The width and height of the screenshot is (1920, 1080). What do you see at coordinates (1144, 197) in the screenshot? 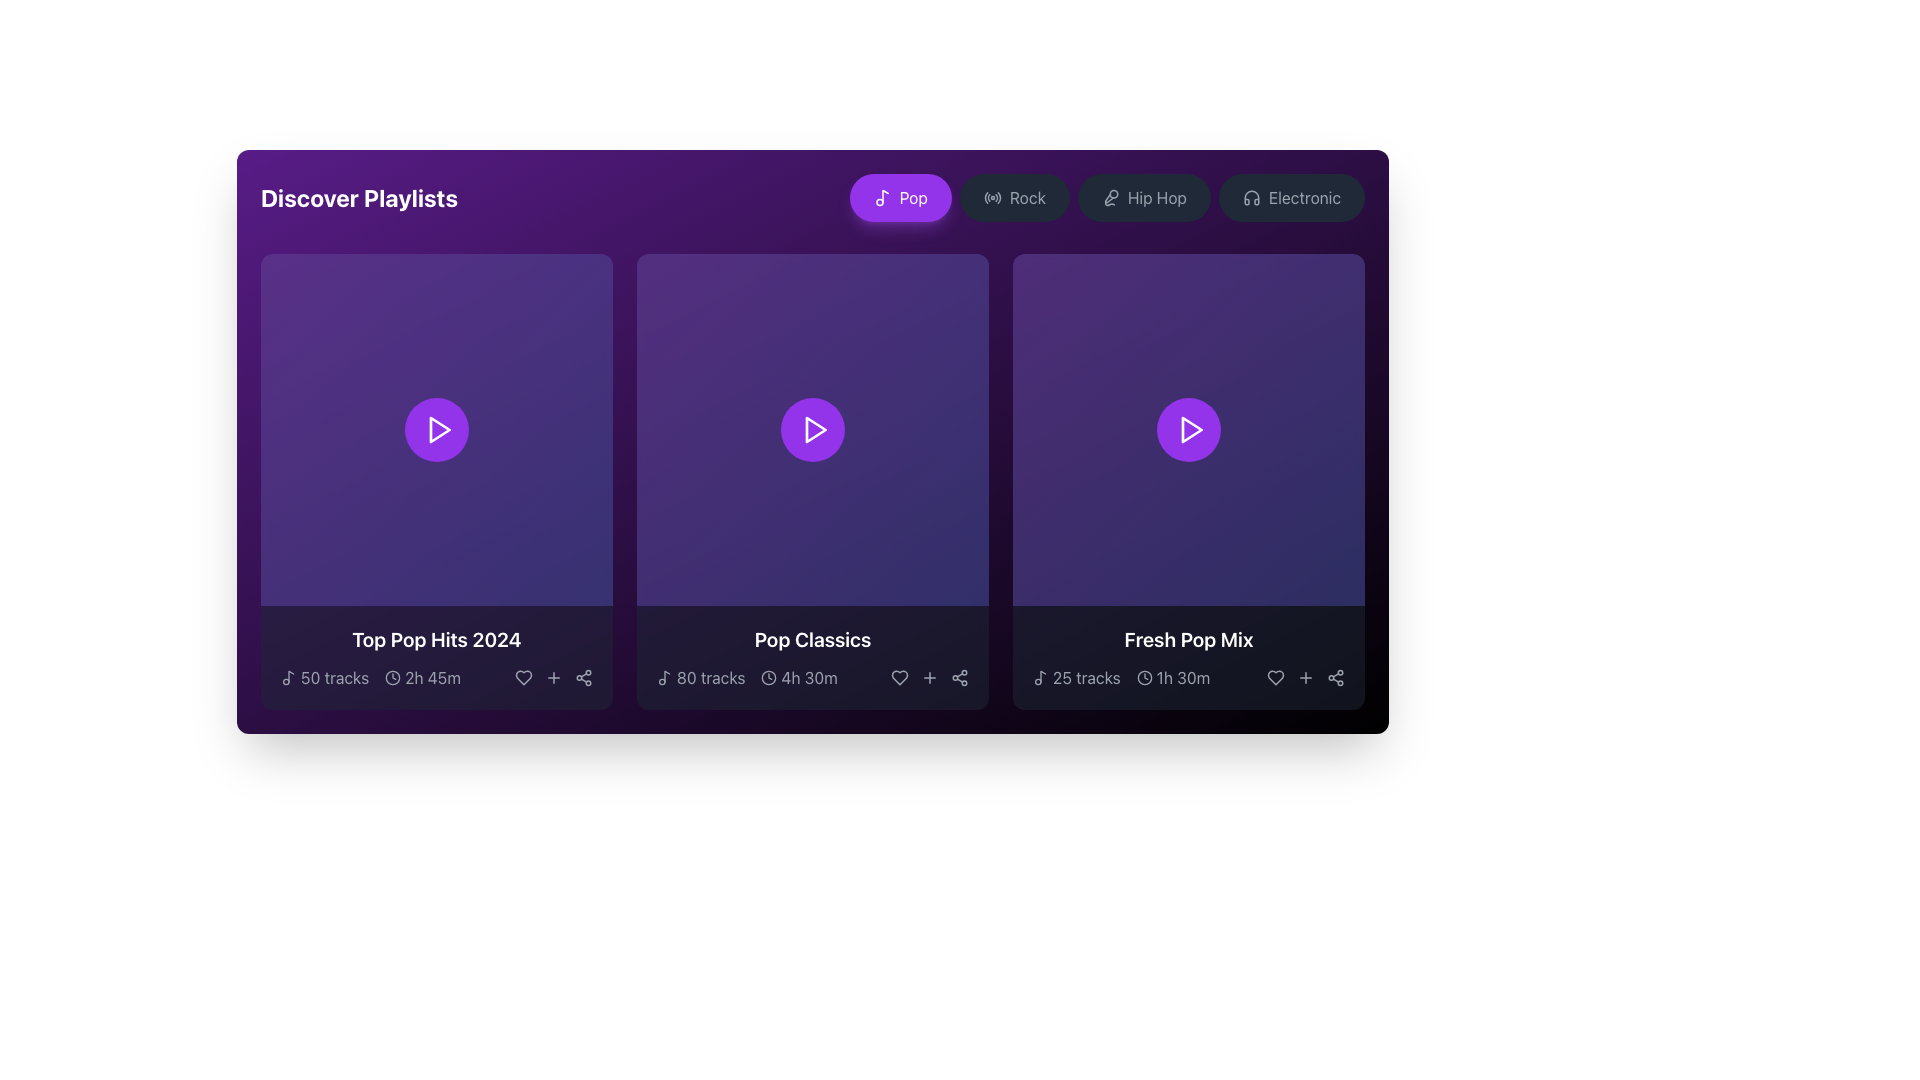
I see `the 'Hip Hop' genre button located as the third button from the left in the row of genre buttons, which is positioned after the 'Pop' and 'Rock' buttons, to filter or navigate to playlists in the Hip Hop genre` at bounding box center [1144, 197].